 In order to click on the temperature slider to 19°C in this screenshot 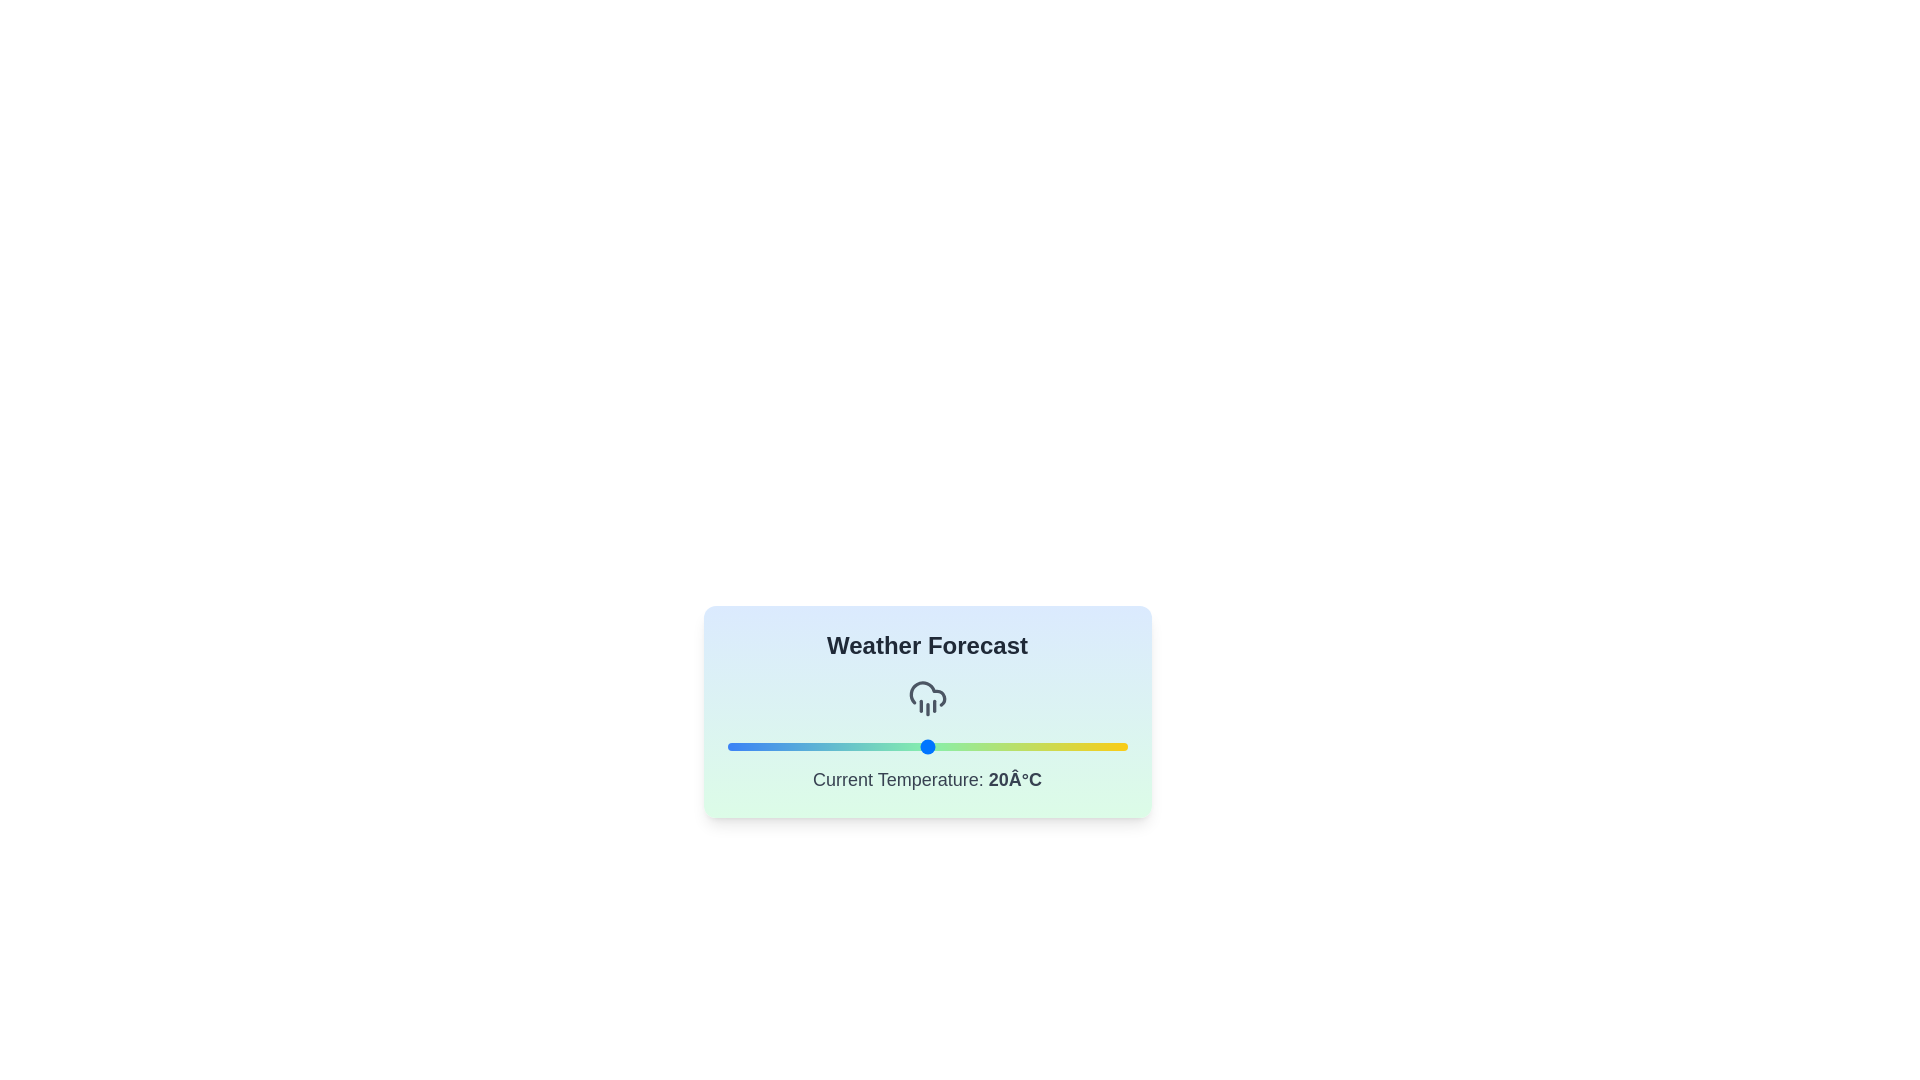, I will do `click(916, 747)`.